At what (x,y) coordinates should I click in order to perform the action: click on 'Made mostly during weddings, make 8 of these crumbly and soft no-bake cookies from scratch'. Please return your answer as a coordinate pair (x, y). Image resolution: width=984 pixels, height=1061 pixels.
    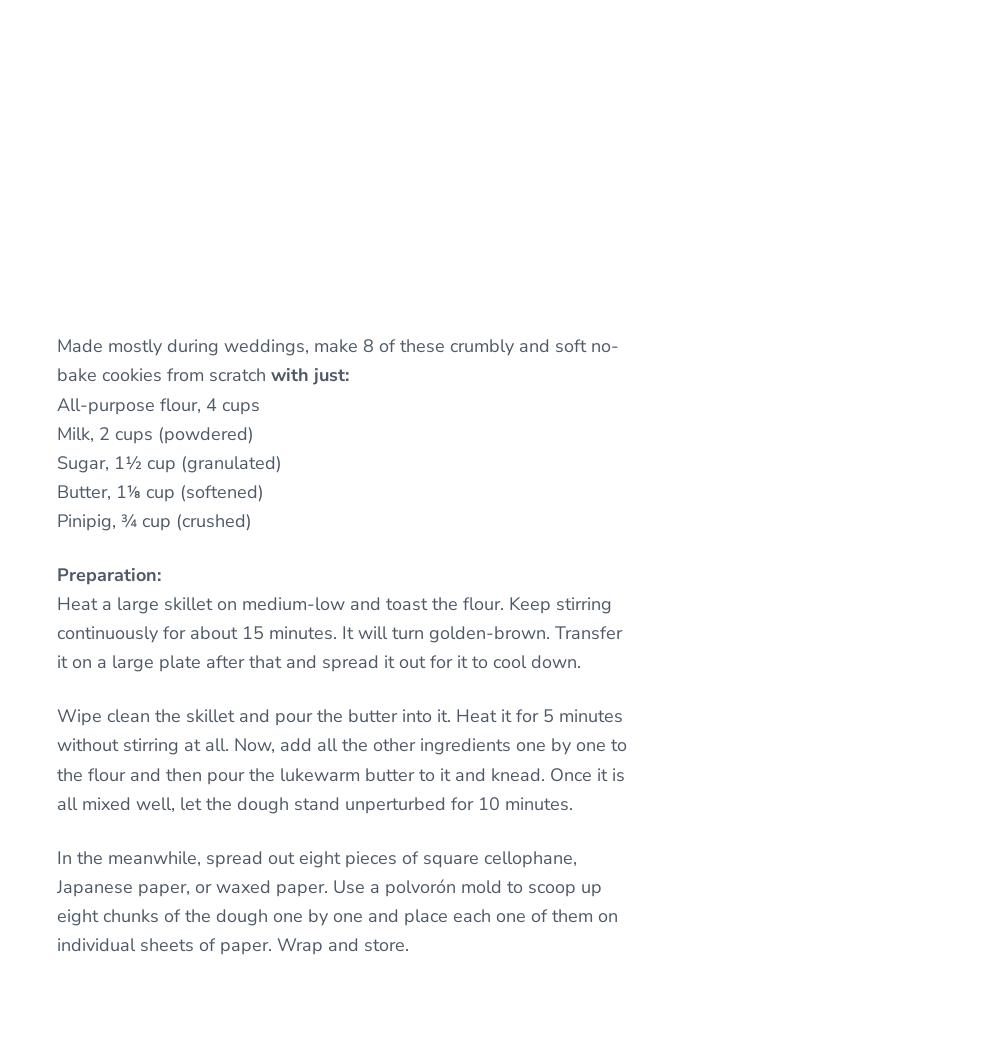
    Looking at the image, I should click on (55, 360).